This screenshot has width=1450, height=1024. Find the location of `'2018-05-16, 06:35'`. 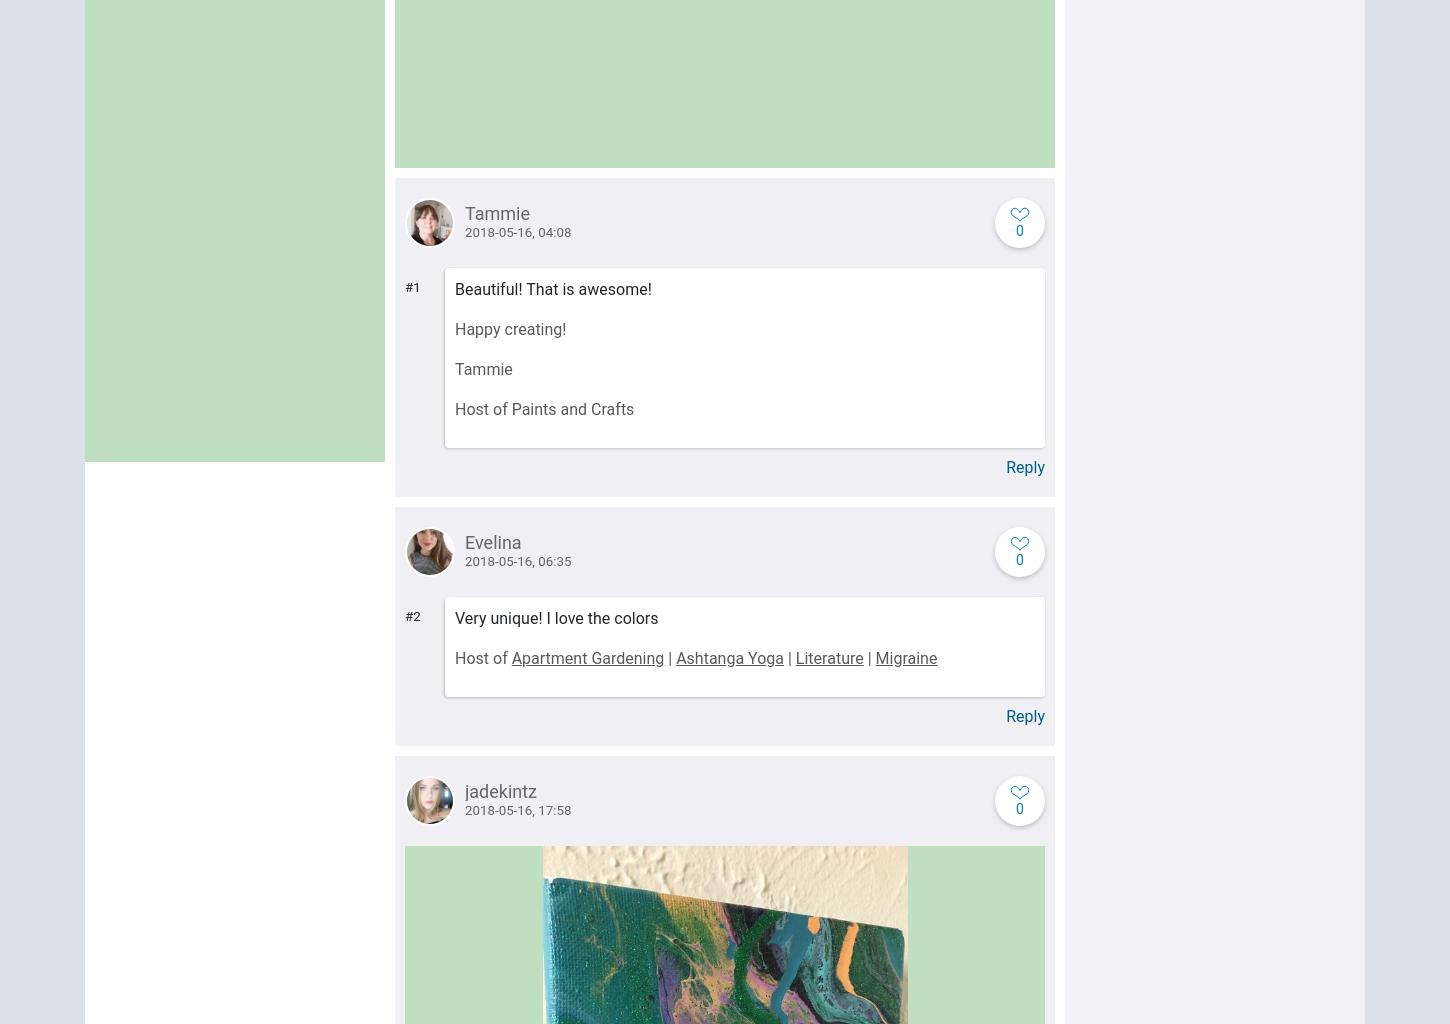

'2018-05-16, 06:35' is located at coordinates (517, 560).